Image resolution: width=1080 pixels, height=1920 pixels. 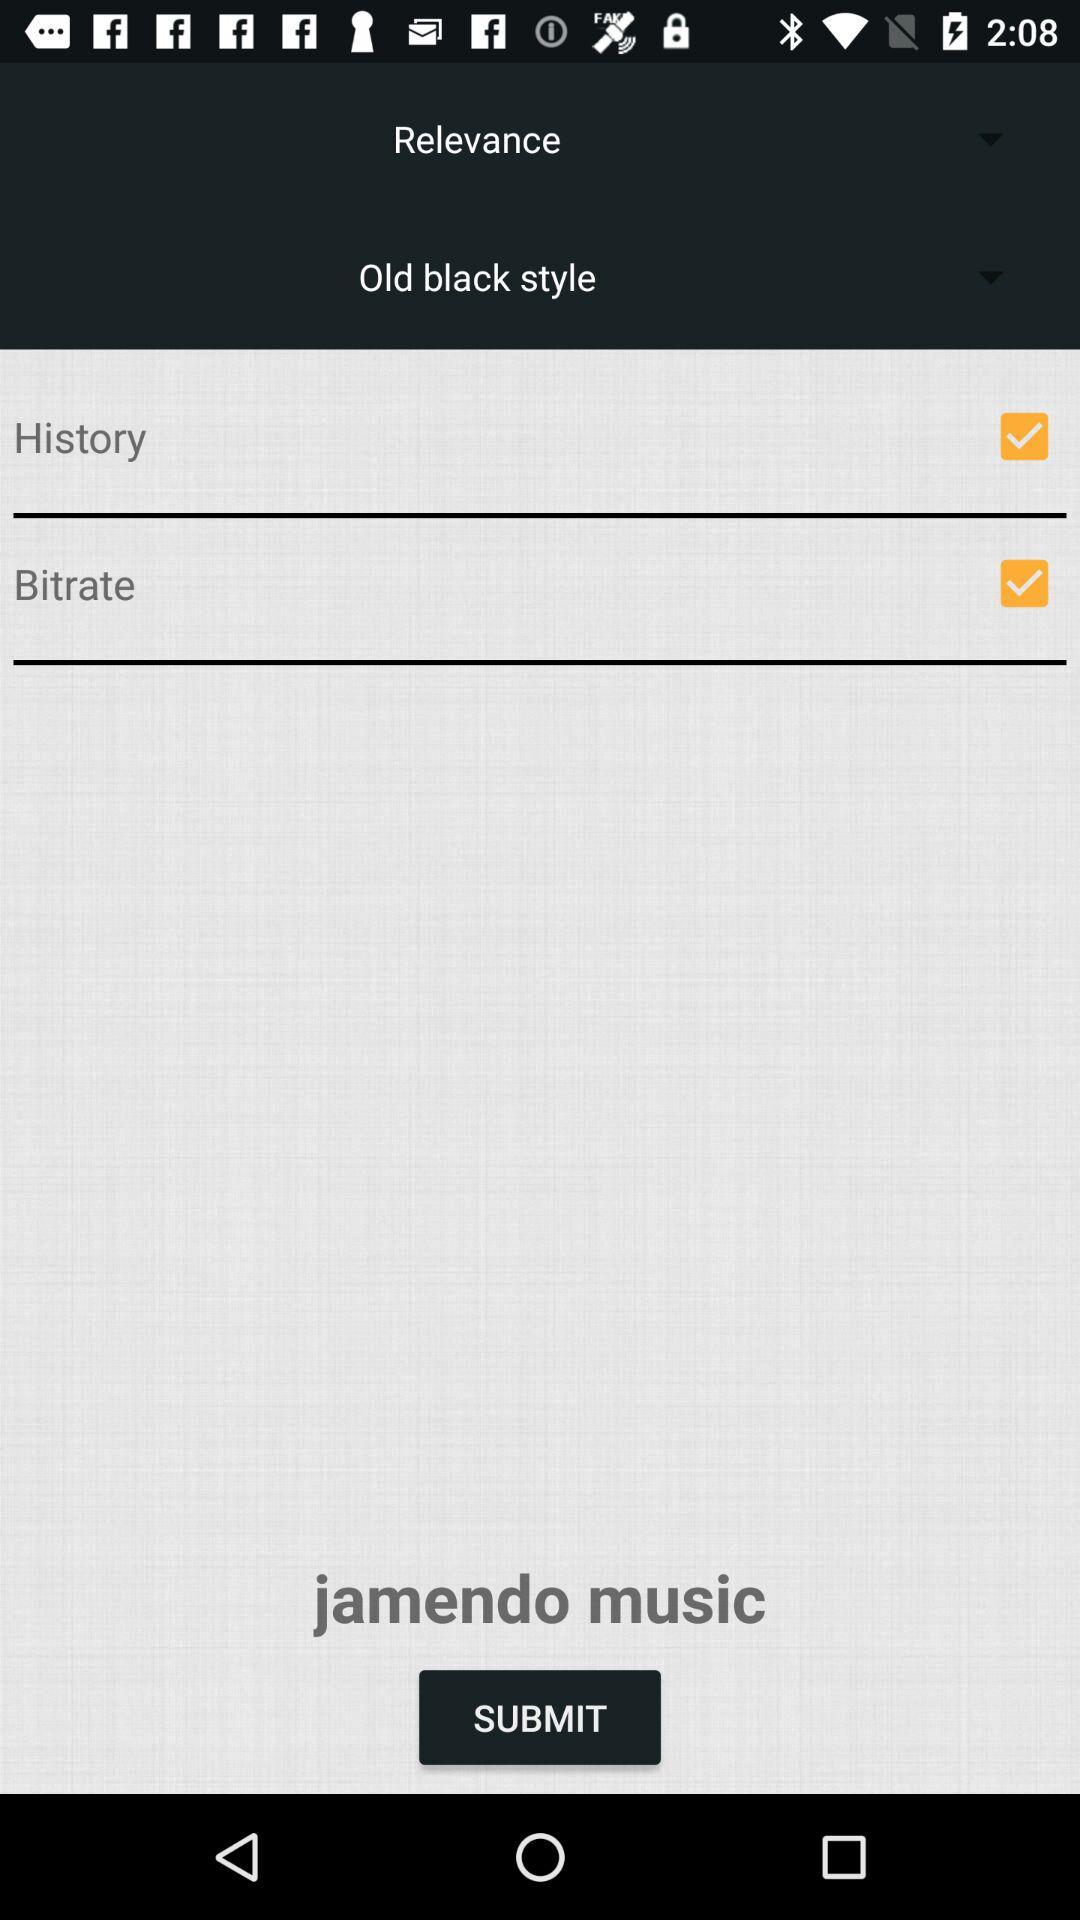 What do you see at coordinates (1024, 435) in the screenshot?
I see `selected for do` at bounding box center [1024, 435].